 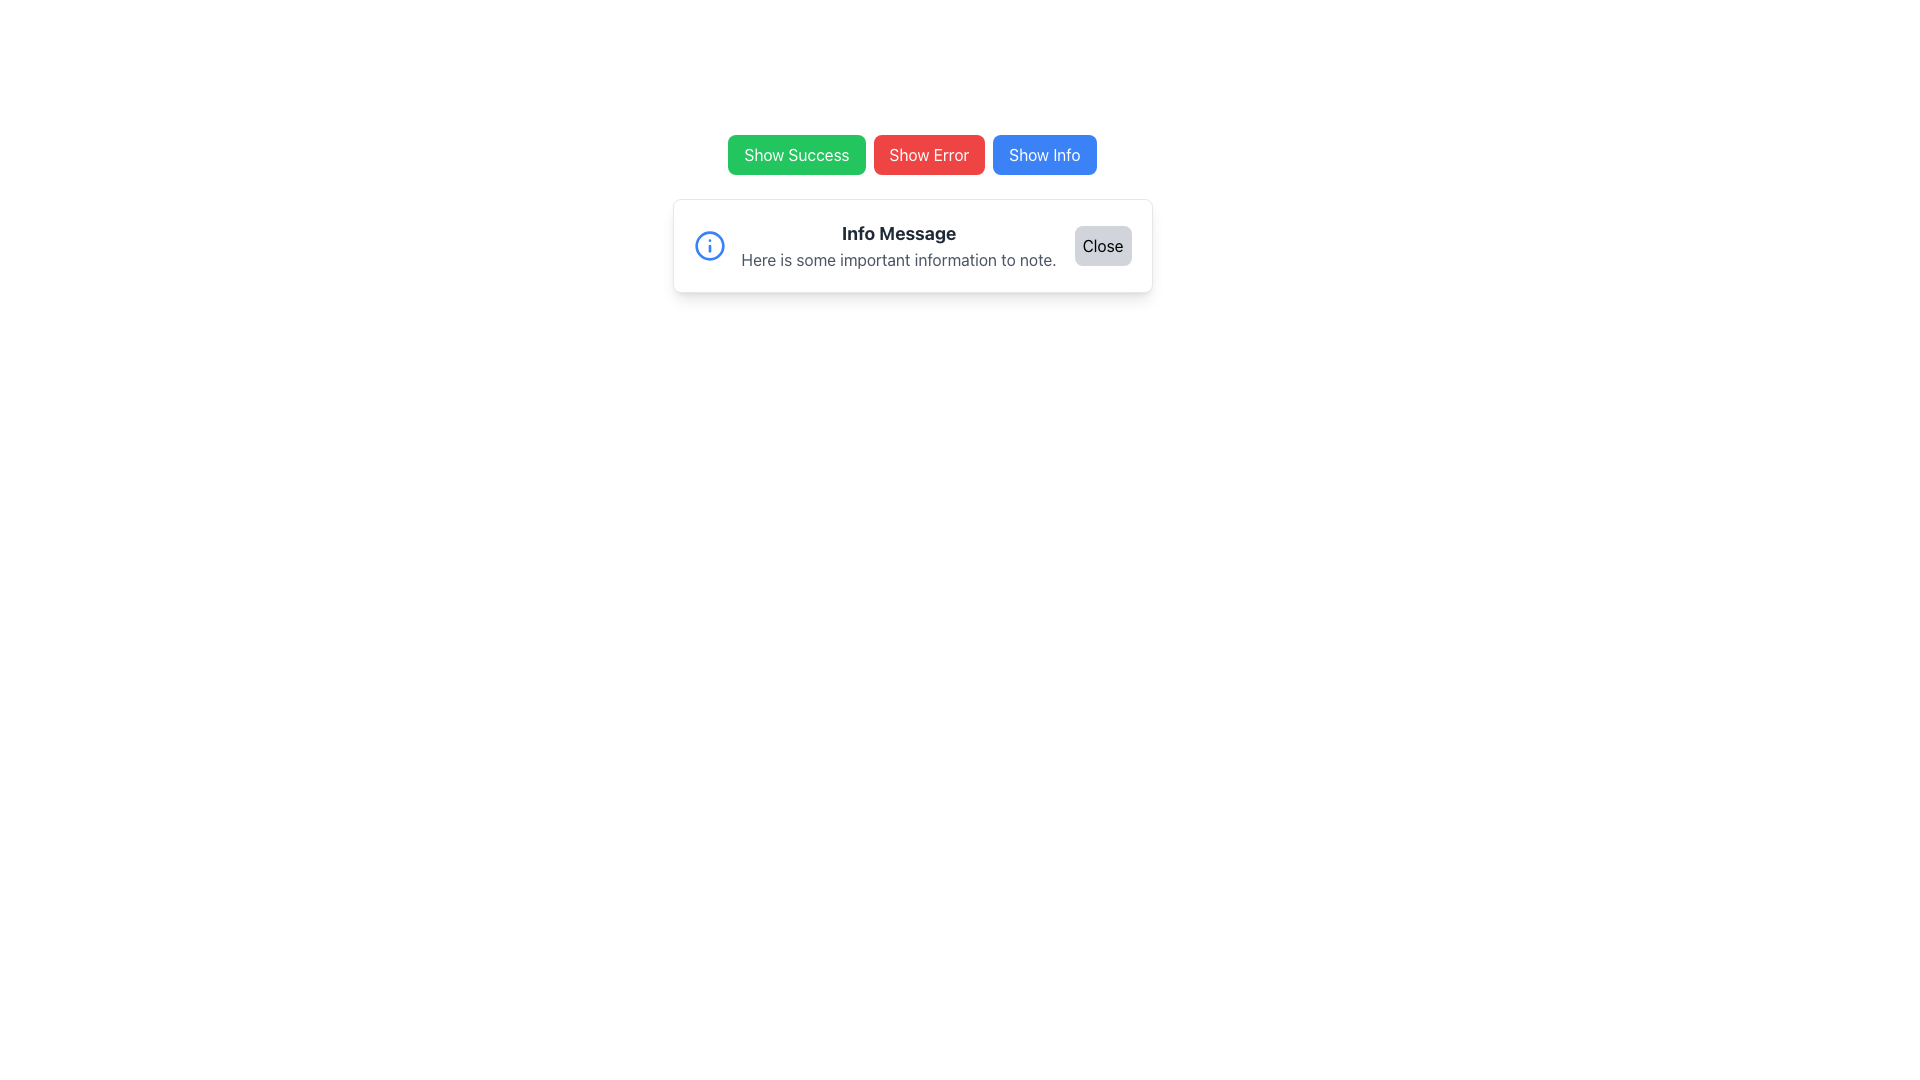 What do you see at coordinates (1043, 153) in the screenshot?
I see `the third button in the horizontally aligned set of three buttons` at bounding box center [1043, 153].